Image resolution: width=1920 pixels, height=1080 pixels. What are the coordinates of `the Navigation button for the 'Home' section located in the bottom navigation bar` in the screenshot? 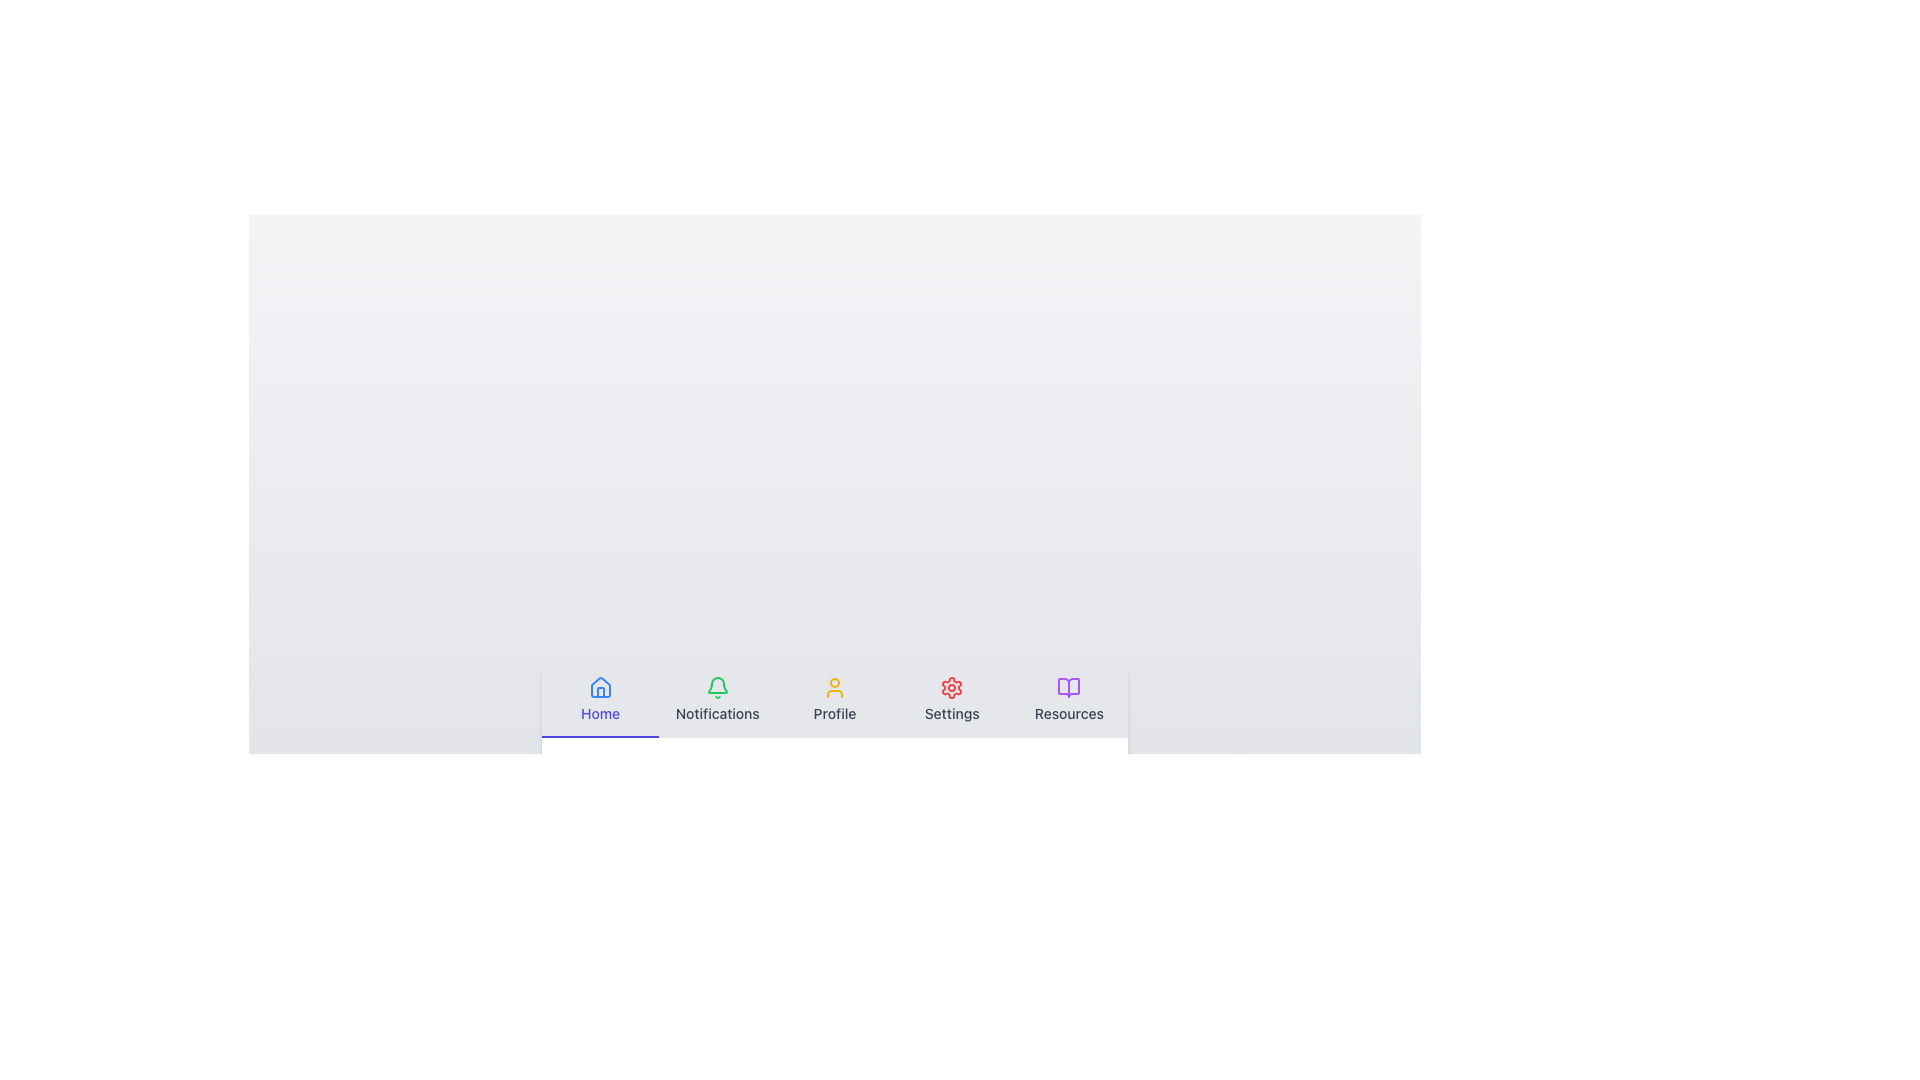 It's located at (599, 698).